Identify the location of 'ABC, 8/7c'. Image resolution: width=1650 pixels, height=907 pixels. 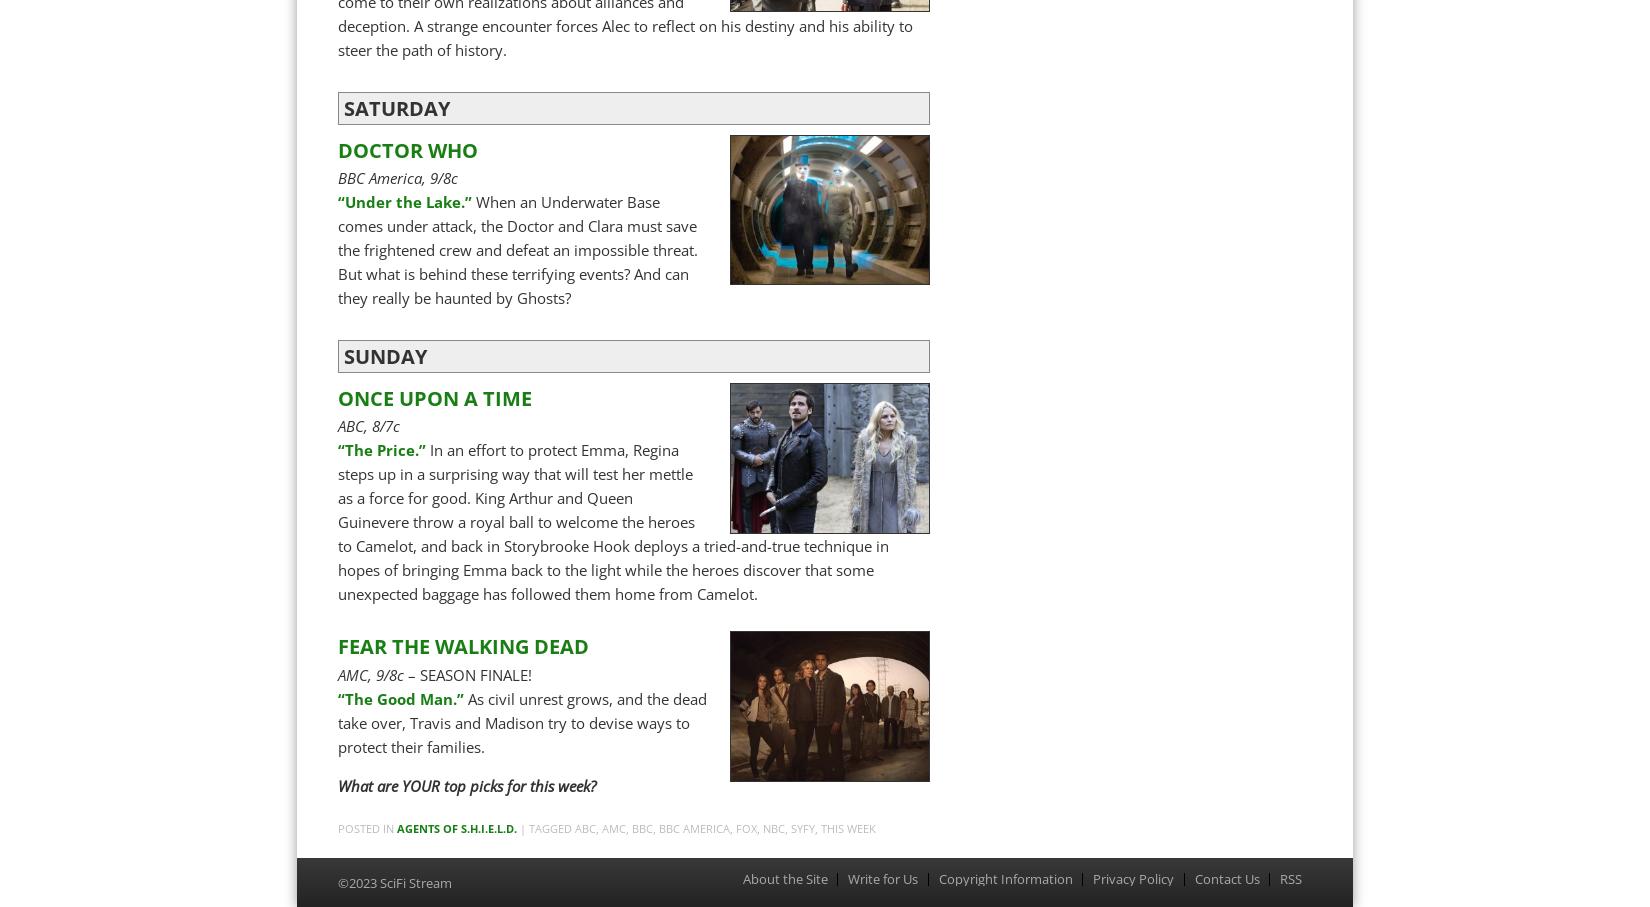
(368, 425).